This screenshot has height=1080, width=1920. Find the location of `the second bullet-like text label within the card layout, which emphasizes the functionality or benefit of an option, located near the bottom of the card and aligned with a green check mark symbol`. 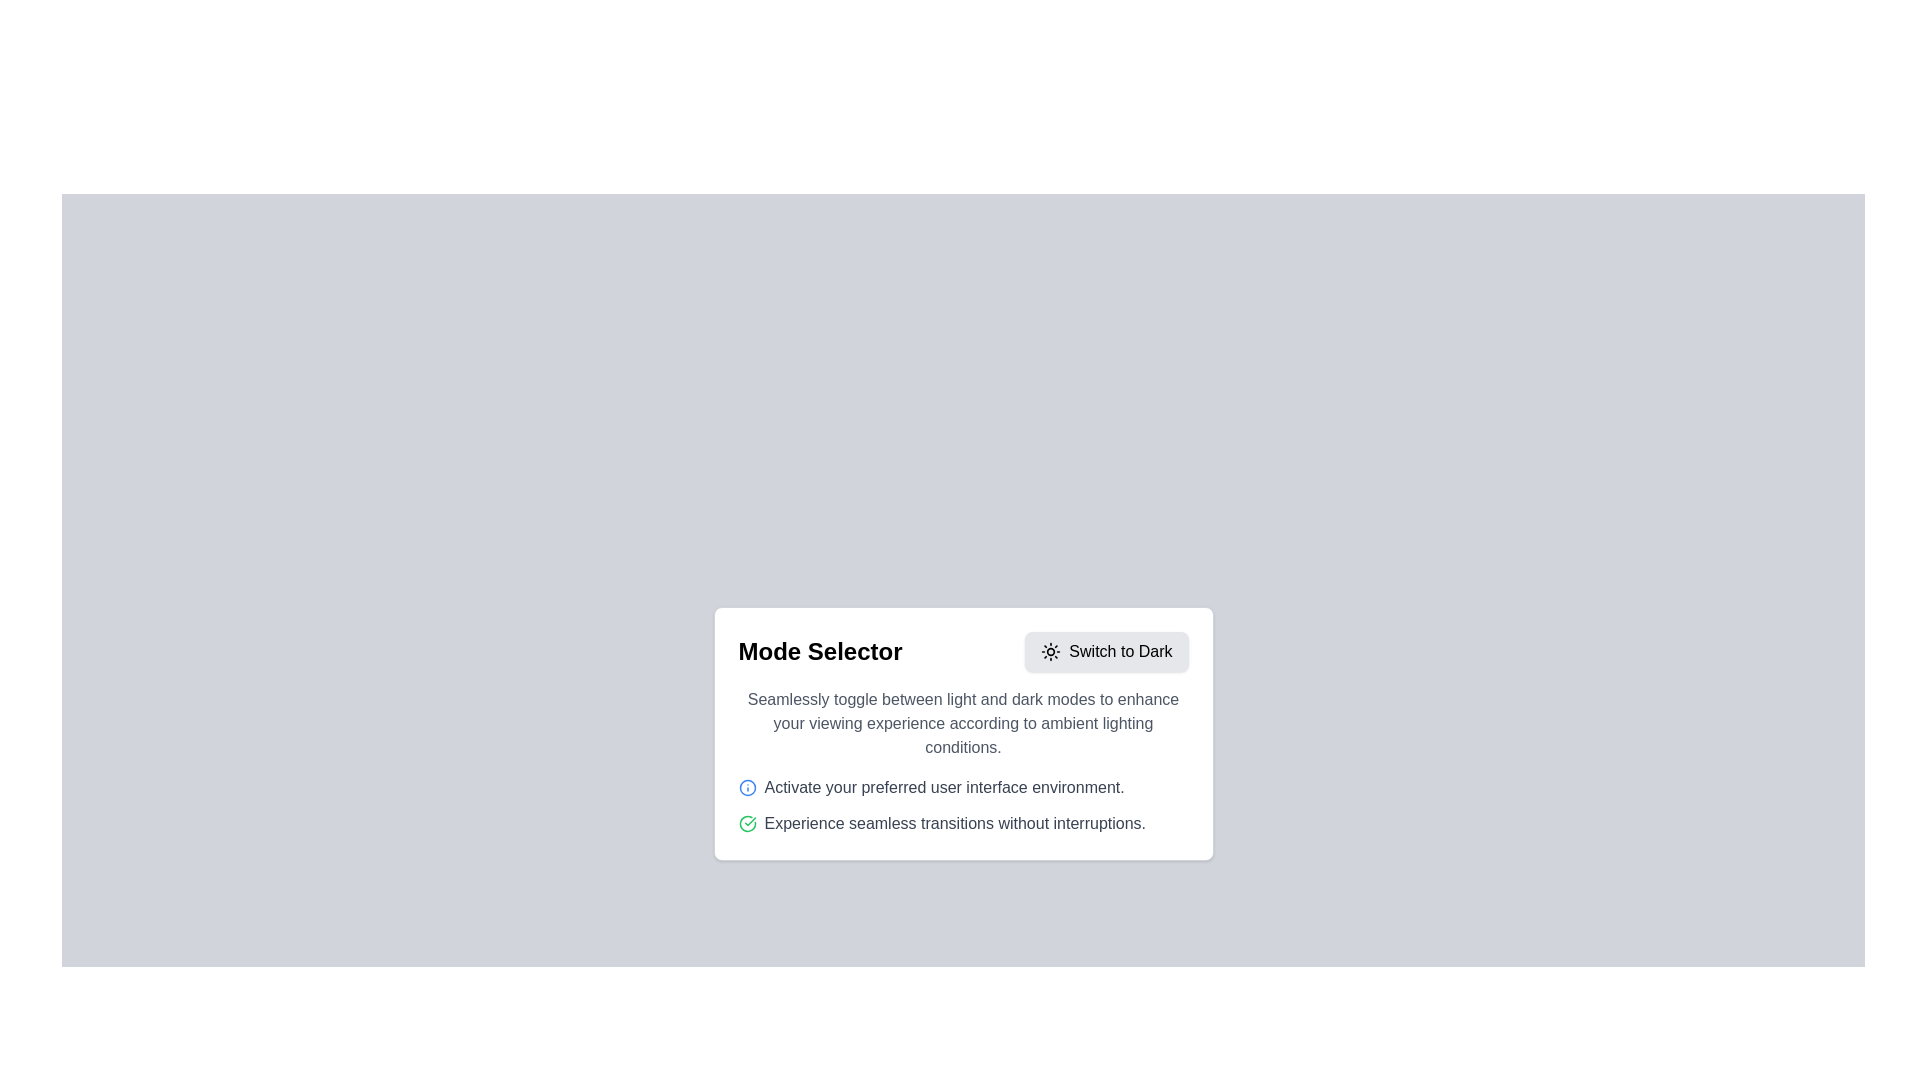

the second bullet-like text label within the card layout, which emphasizes the functionality or benefit of an option, located near the bottom of the card and aligned with a green check mark symbol is located at coordinates (954, 824).